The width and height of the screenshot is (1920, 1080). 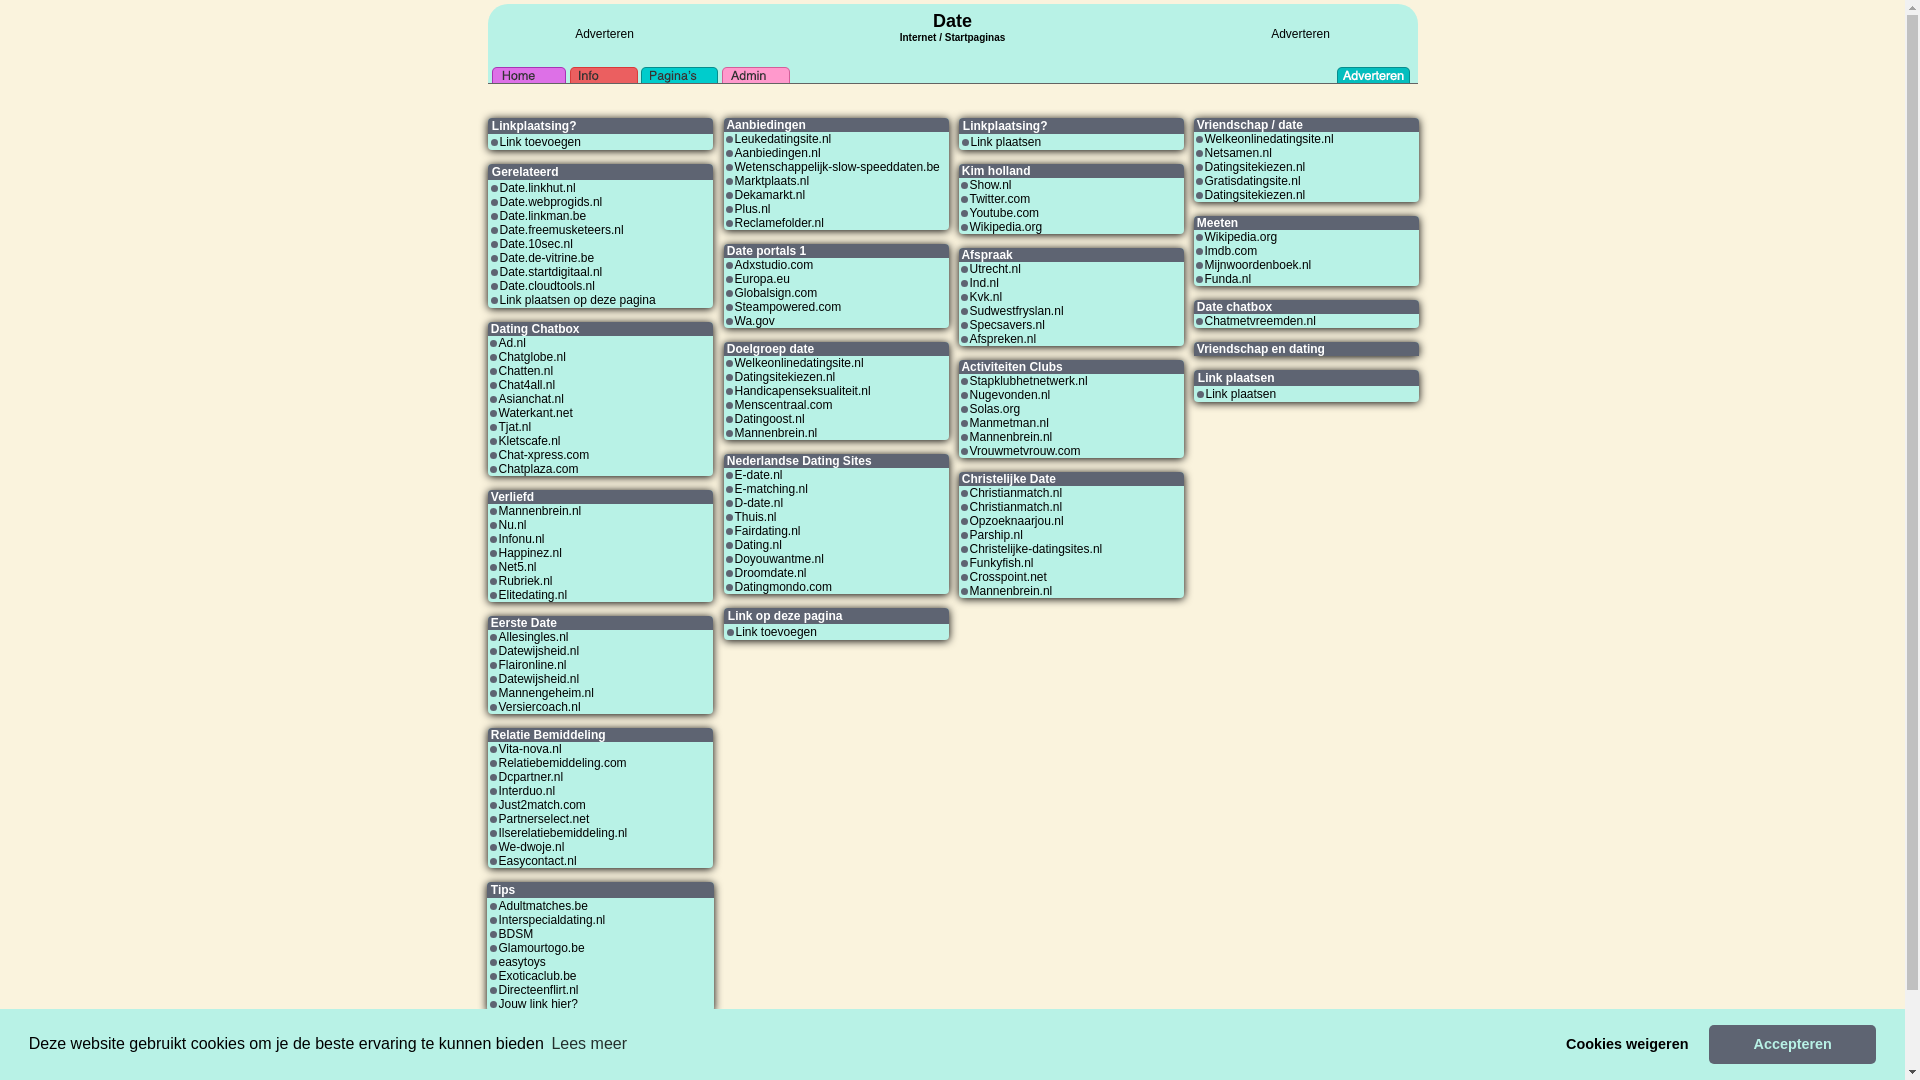 I want to click on 'Chatglobe.nl', so click(x=531, y=356).